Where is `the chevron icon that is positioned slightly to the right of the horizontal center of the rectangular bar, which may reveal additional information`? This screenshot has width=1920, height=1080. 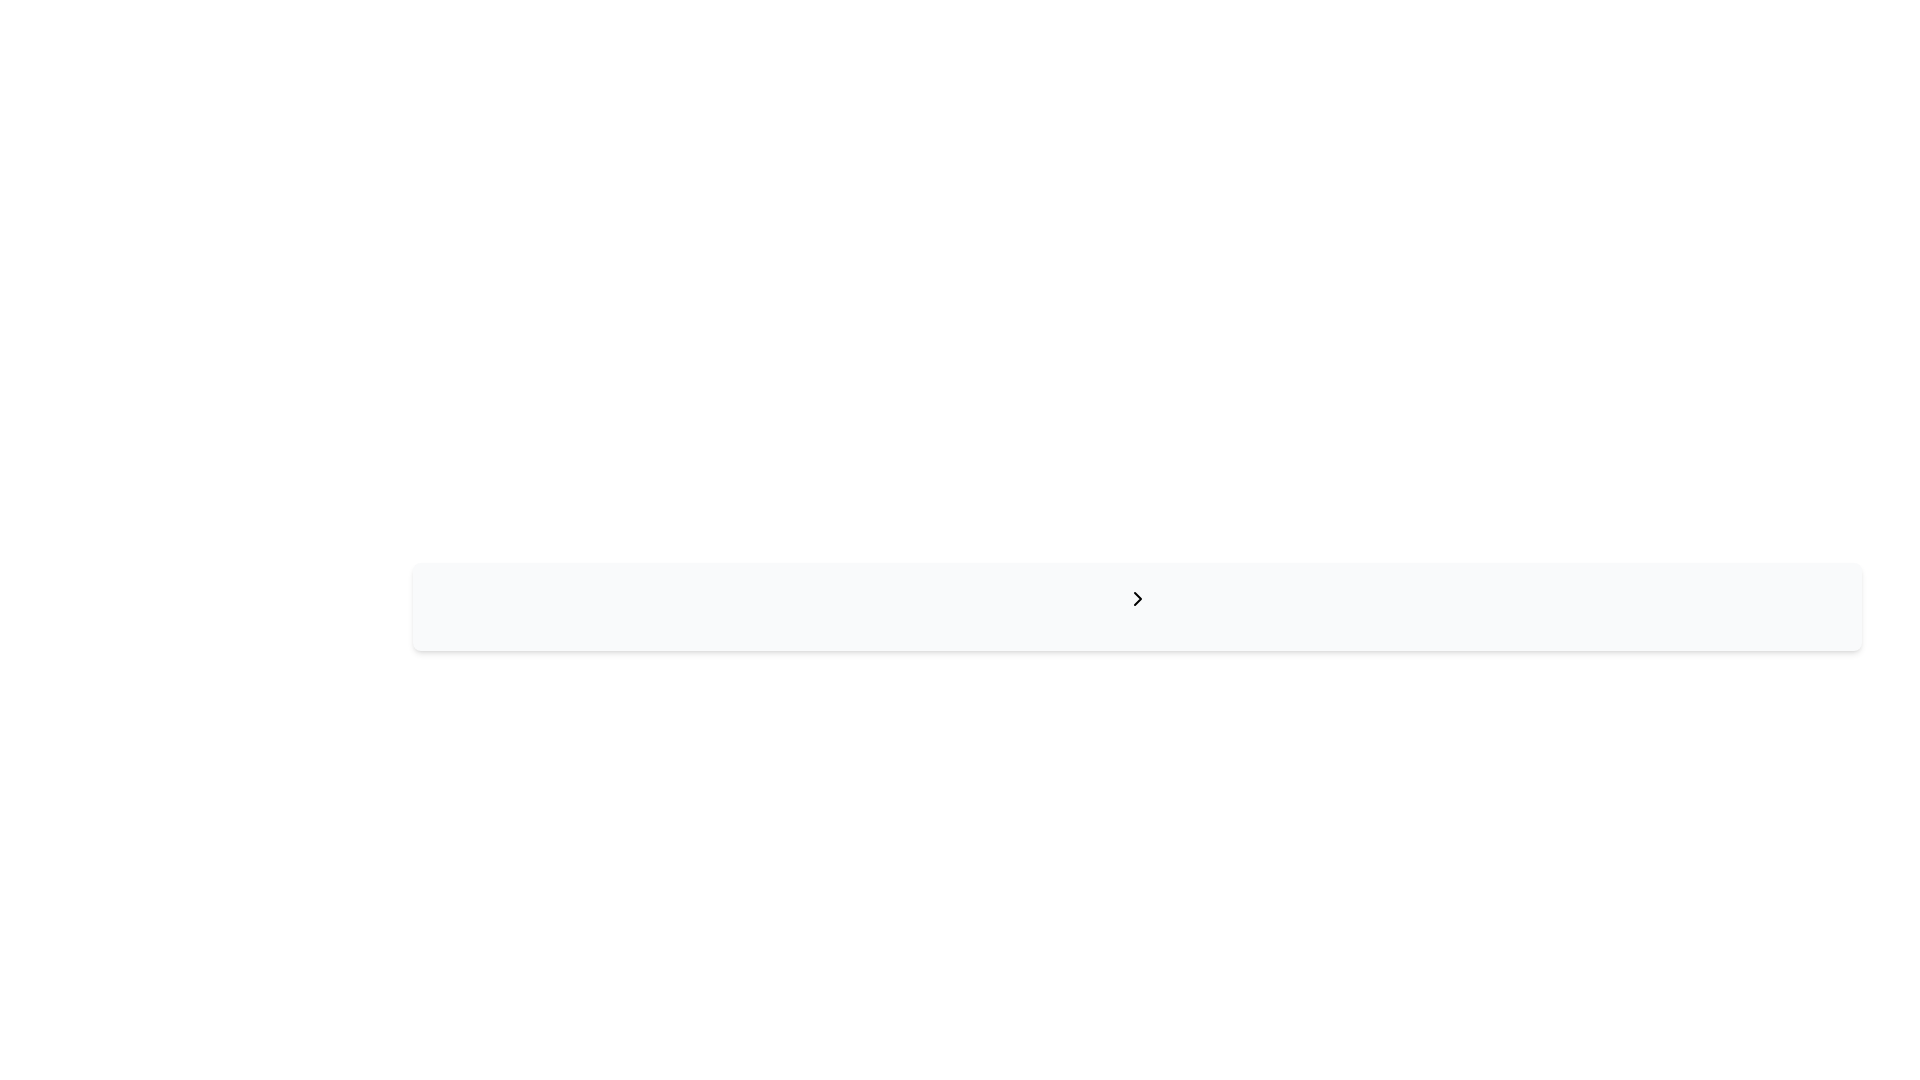 the chevron icon that is positioned slightly to the right of the horizontal center of the rectangular bar, which may reveal additional information is located at coordinates (1137, 597).